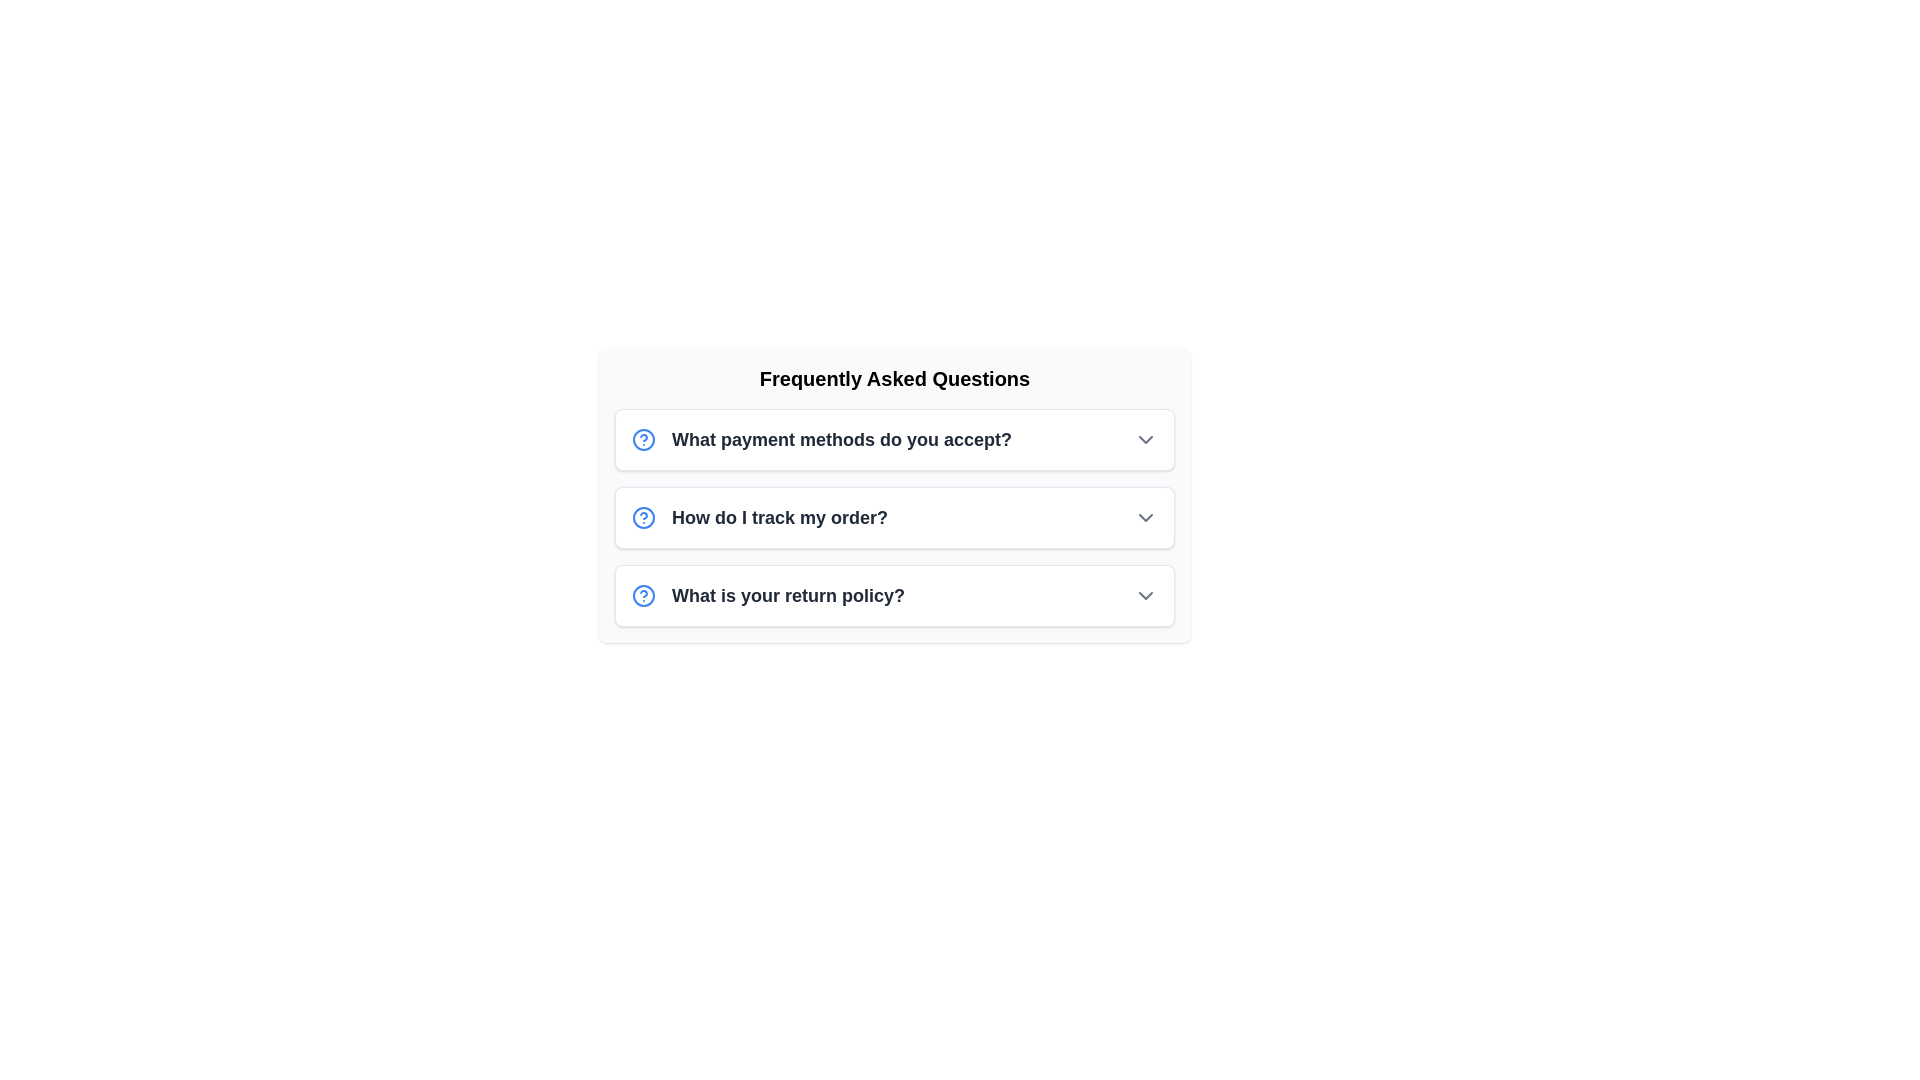  I want to click on the FAQ title text element, which is located below the 'Frequently Asked Questions' section title and has a help icon on the left and a dropdown arrow icon on the right, so click(821, 438).